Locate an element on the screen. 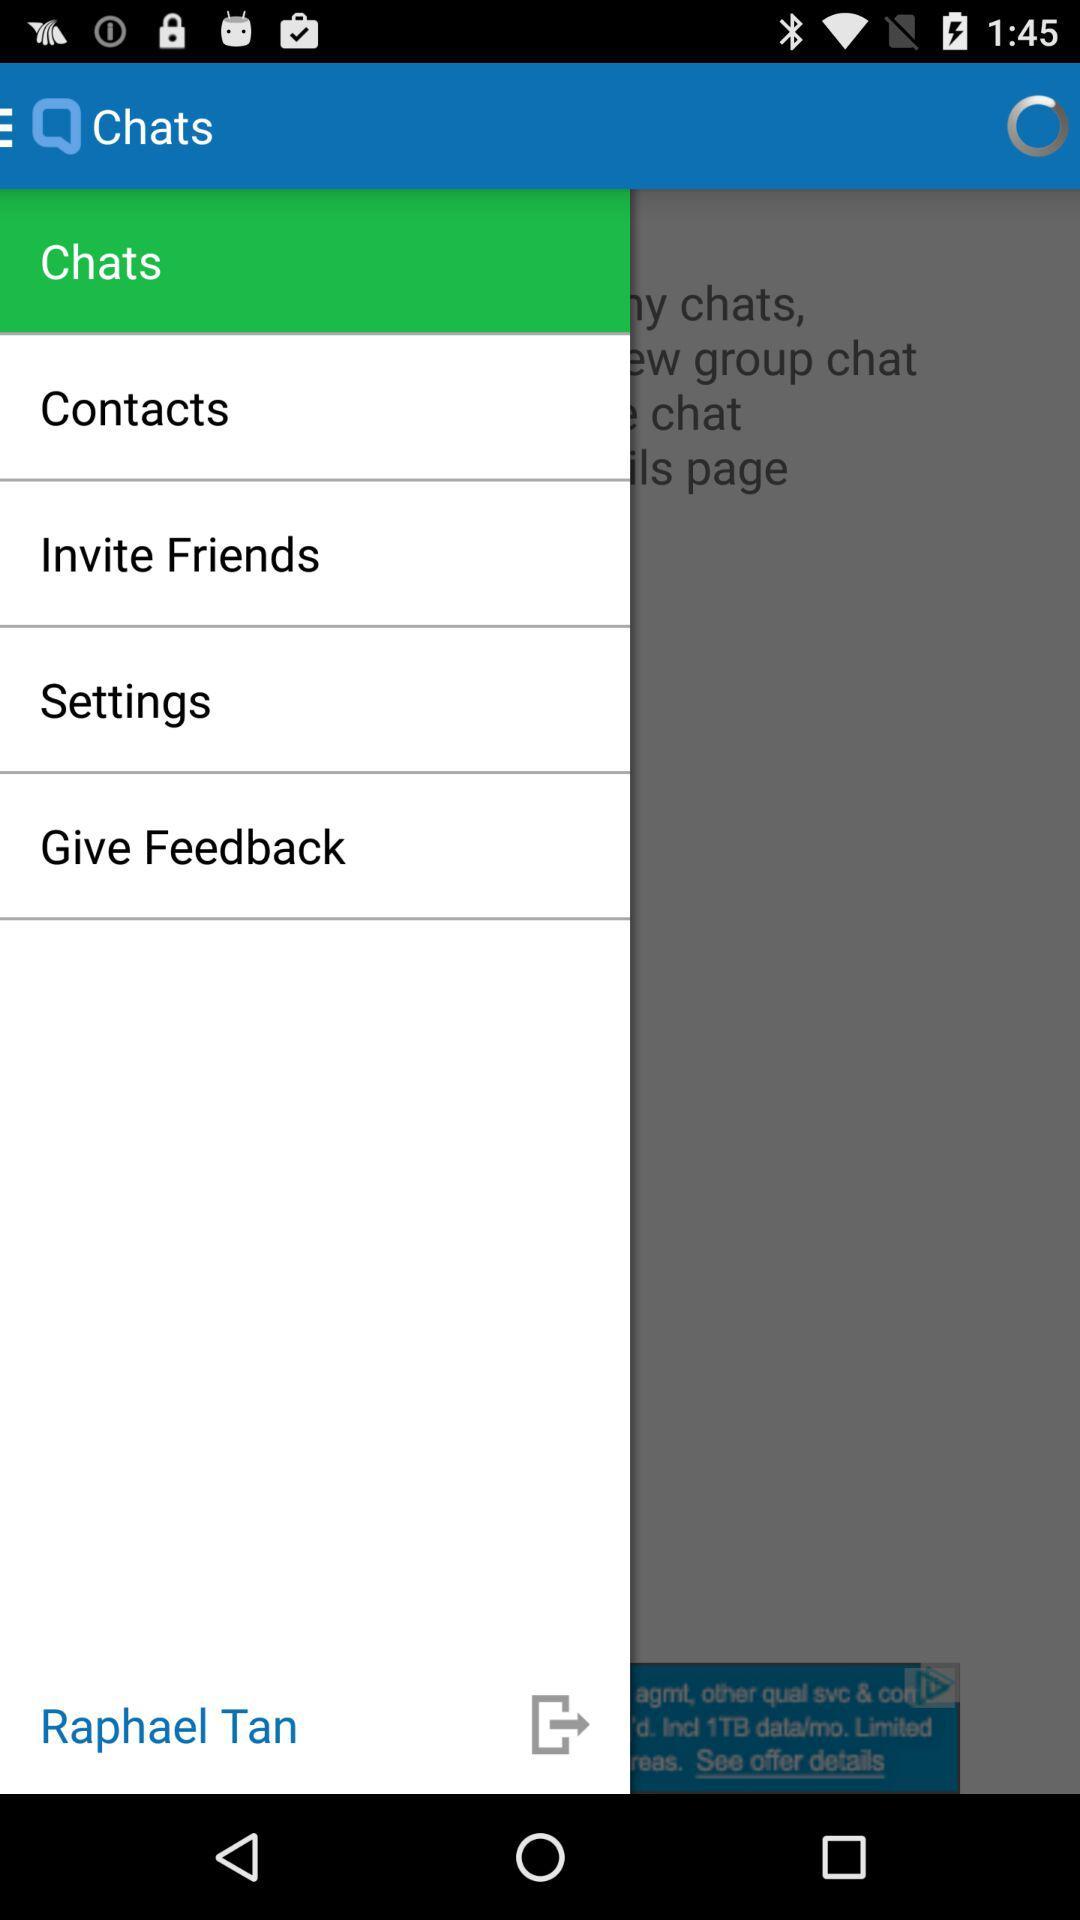 This screenshot has height=1920, width=1080. the invite friends icon is located at coordinates (180, 553).